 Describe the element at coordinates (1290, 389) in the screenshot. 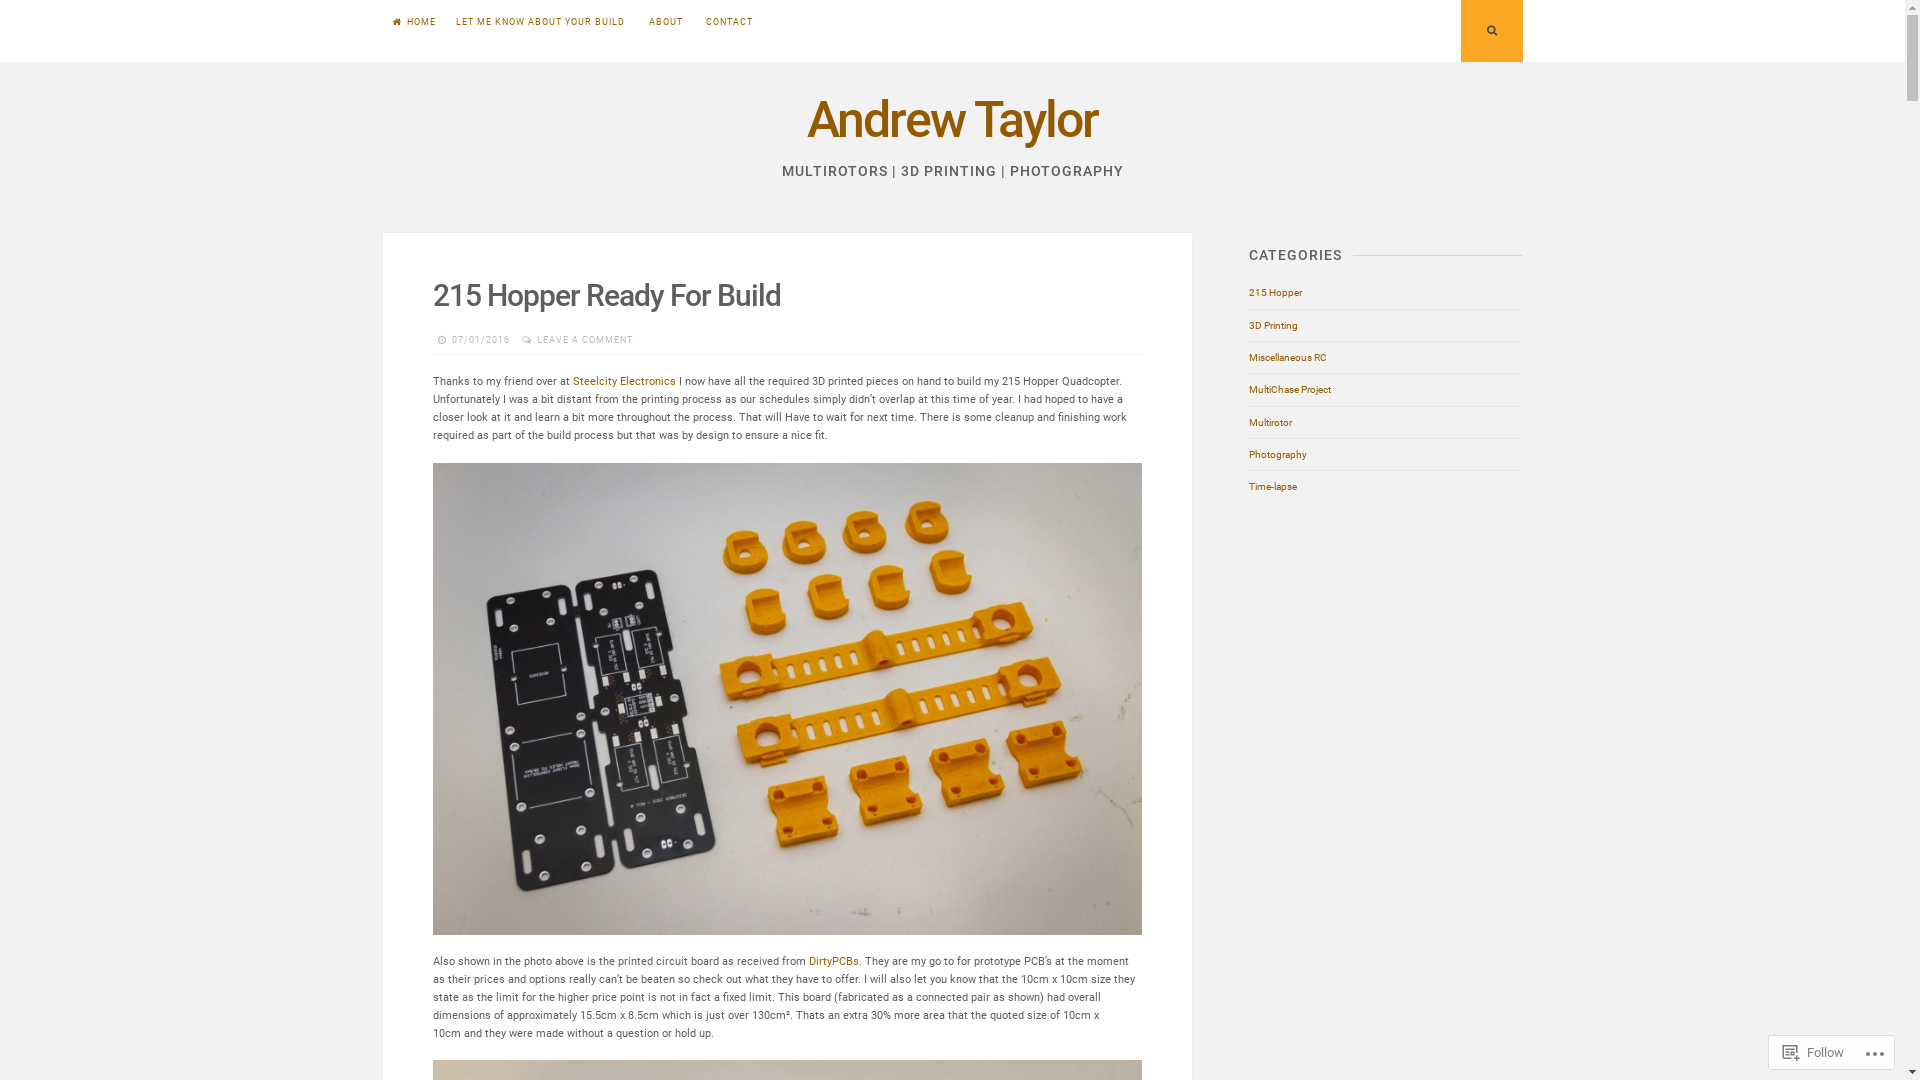

I see `'MultiChase Project'` at that location.